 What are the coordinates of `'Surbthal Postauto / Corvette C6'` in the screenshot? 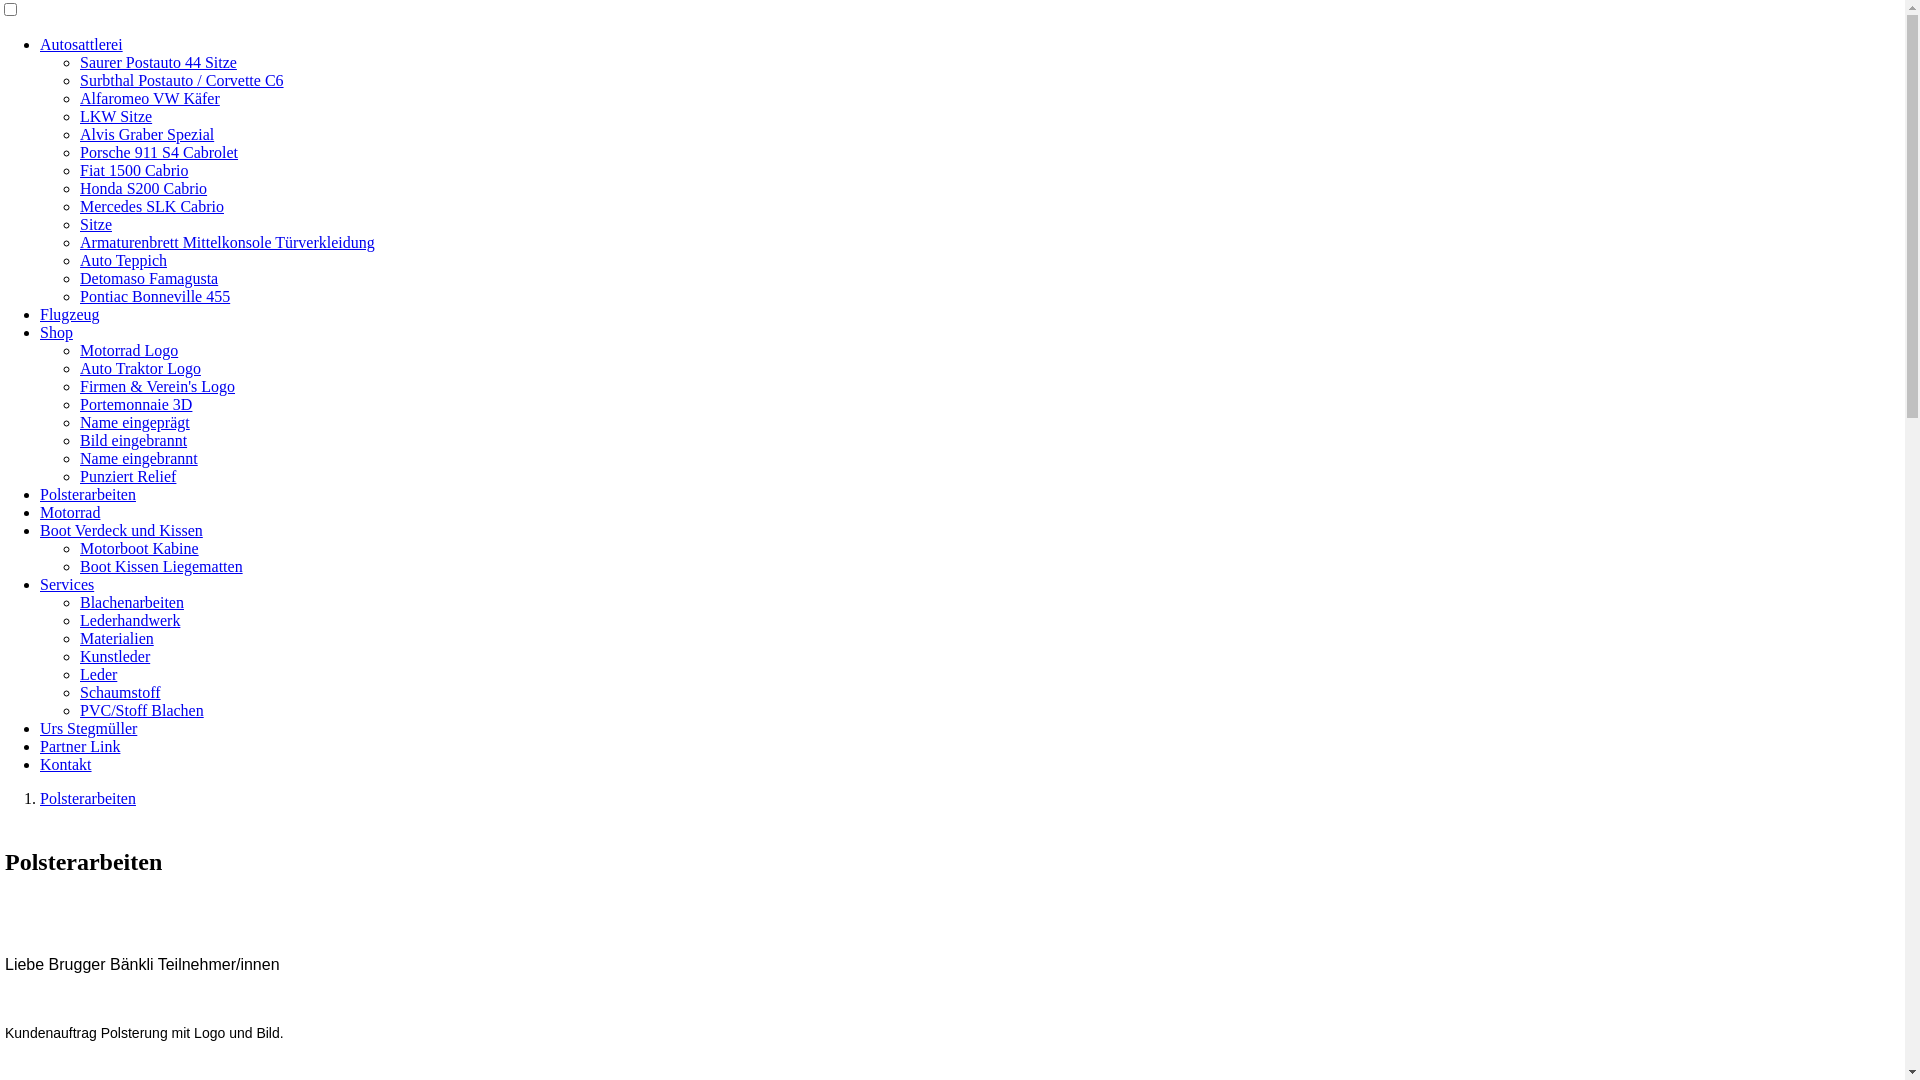 It's located at (80, 79).